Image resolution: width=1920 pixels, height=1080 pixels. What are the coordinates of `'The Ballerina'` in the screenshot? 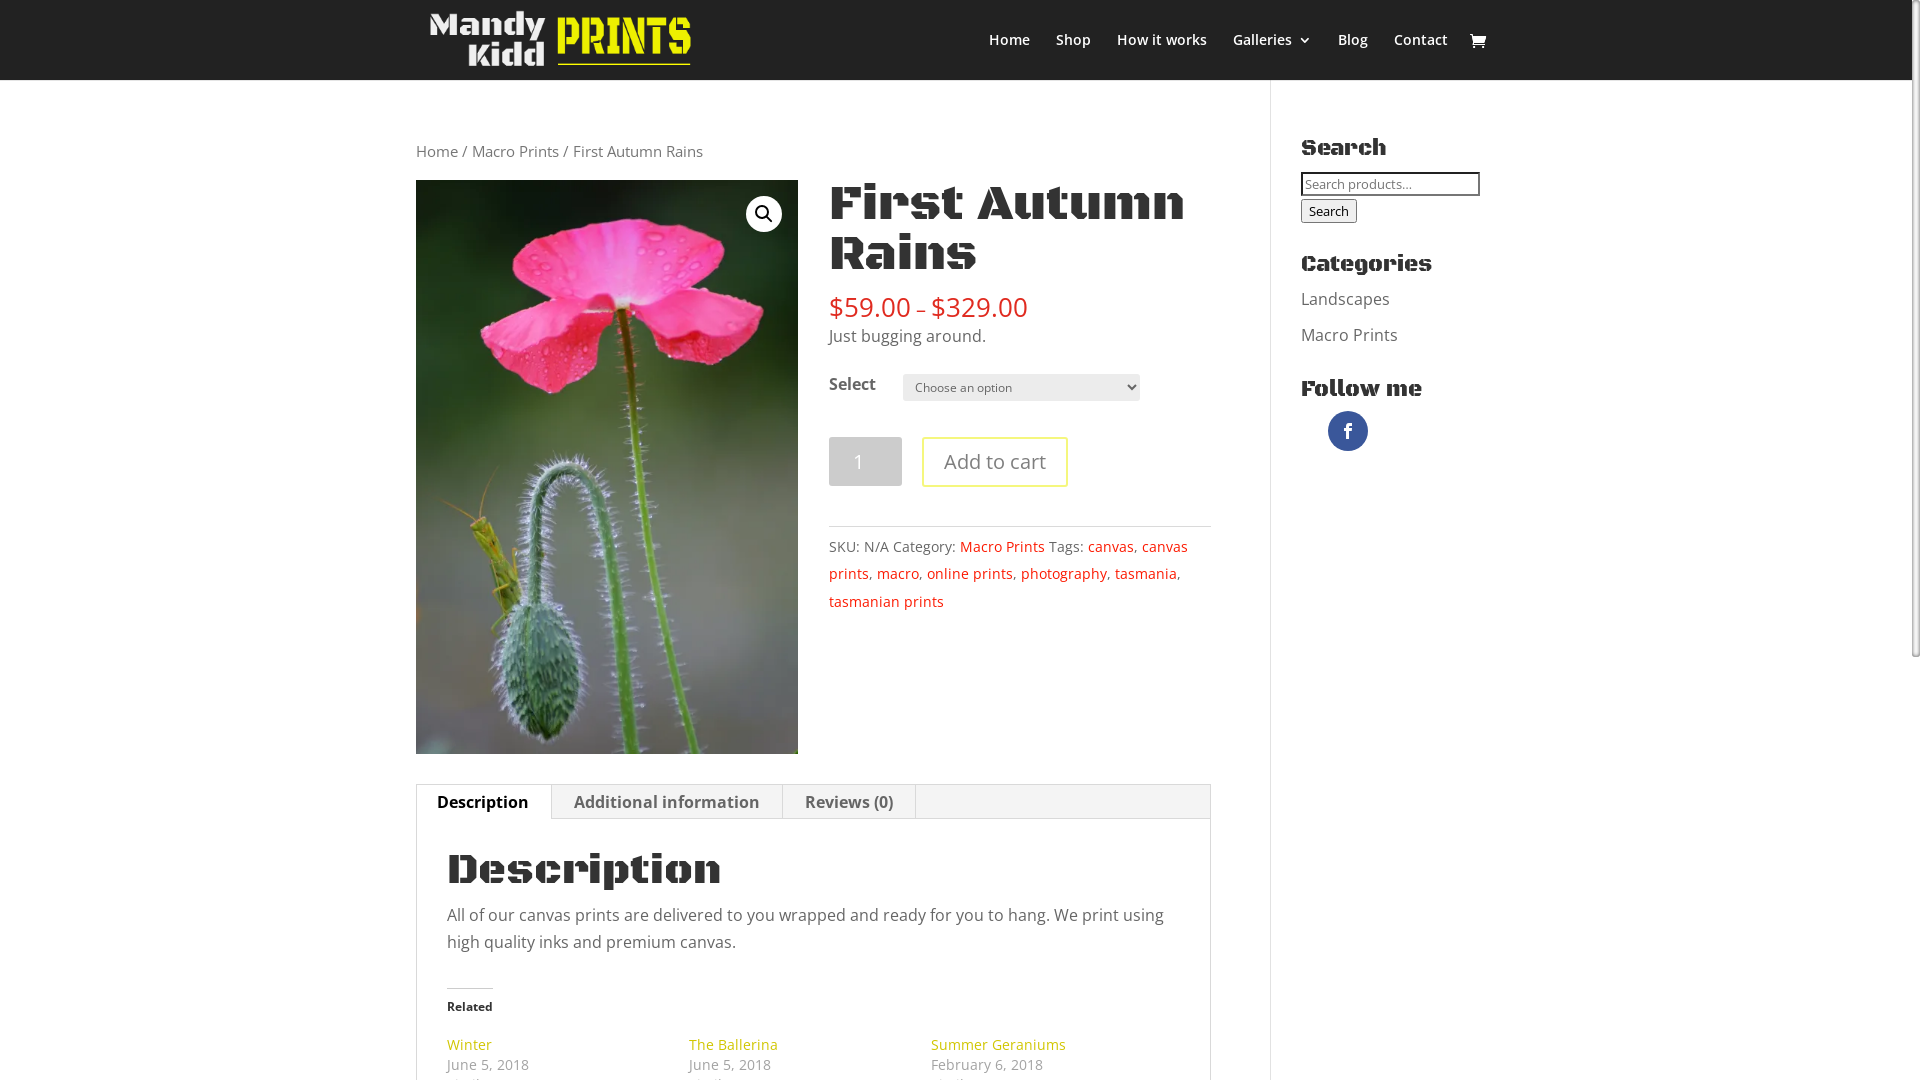 It's located at (732, 1043).